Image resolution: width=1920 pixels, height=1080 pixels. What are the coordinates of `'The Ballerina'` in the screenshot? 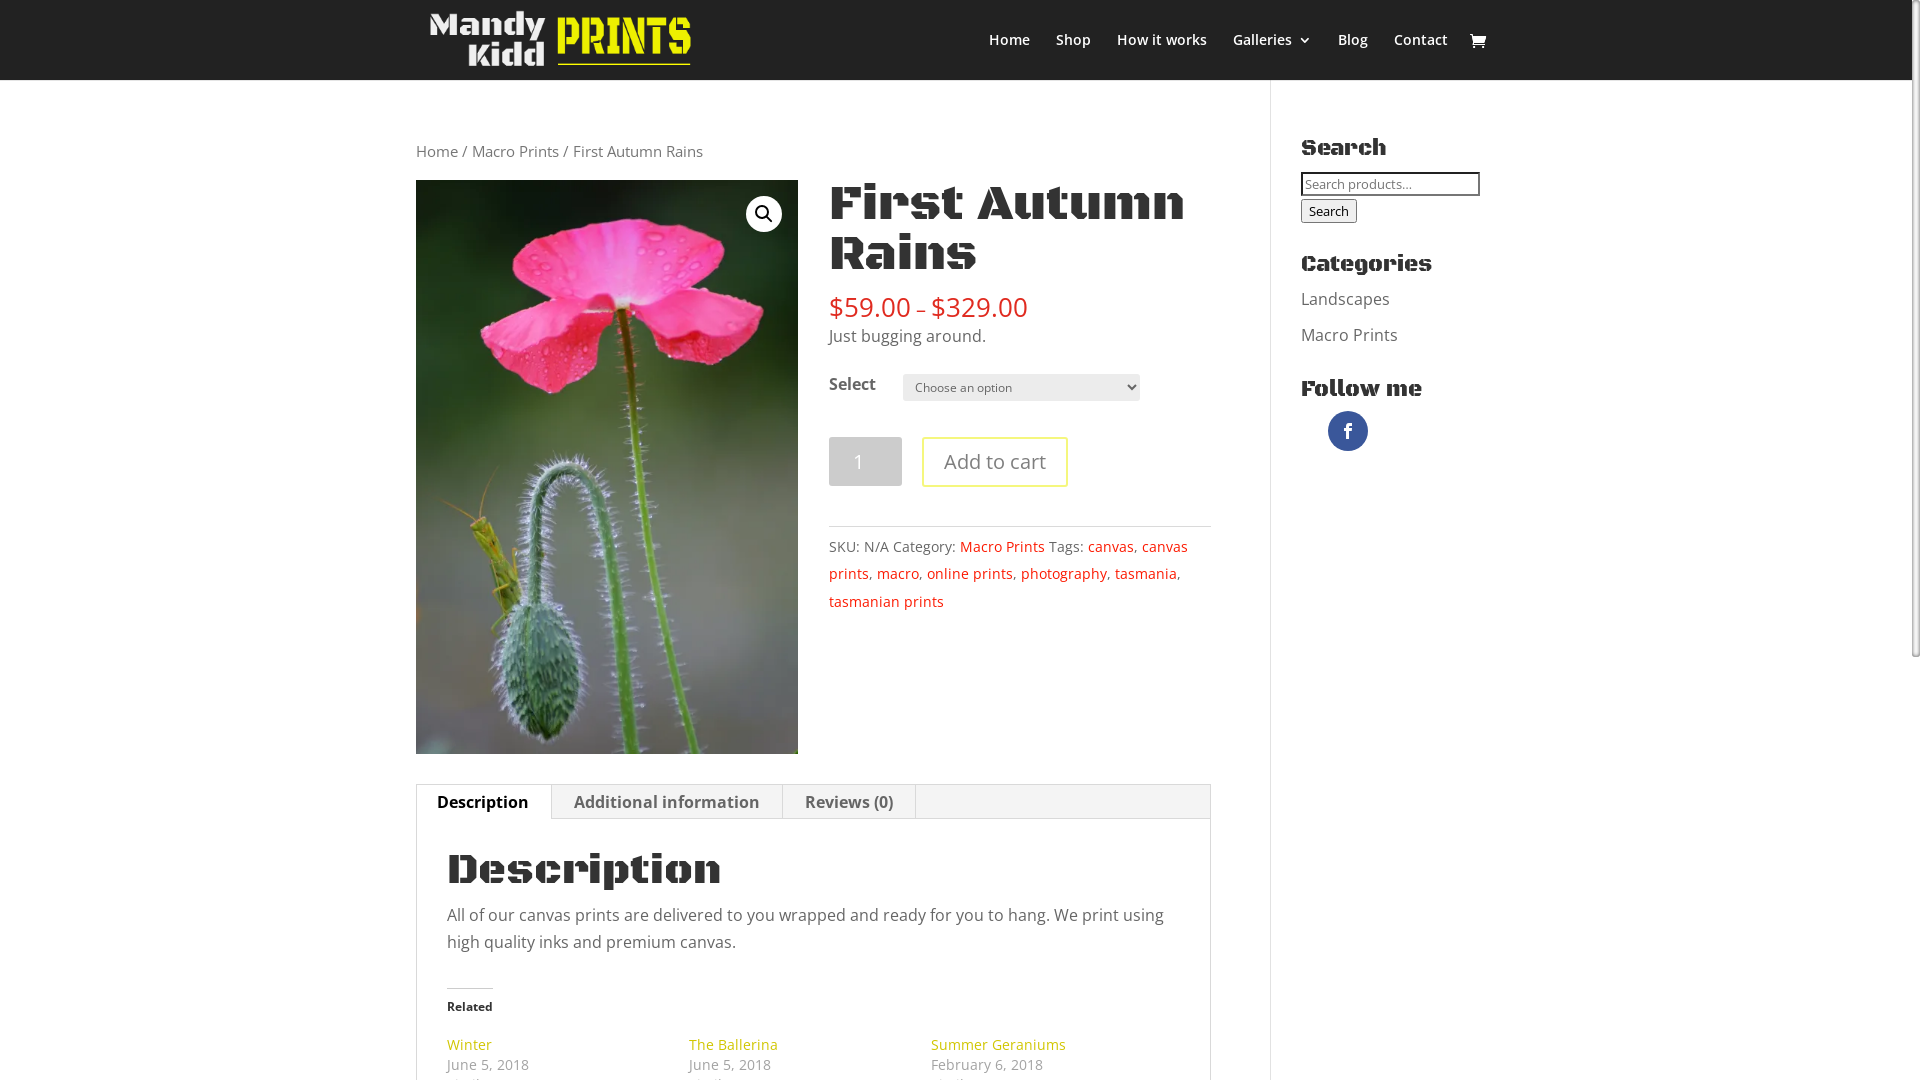 It's located at (732, 1043).